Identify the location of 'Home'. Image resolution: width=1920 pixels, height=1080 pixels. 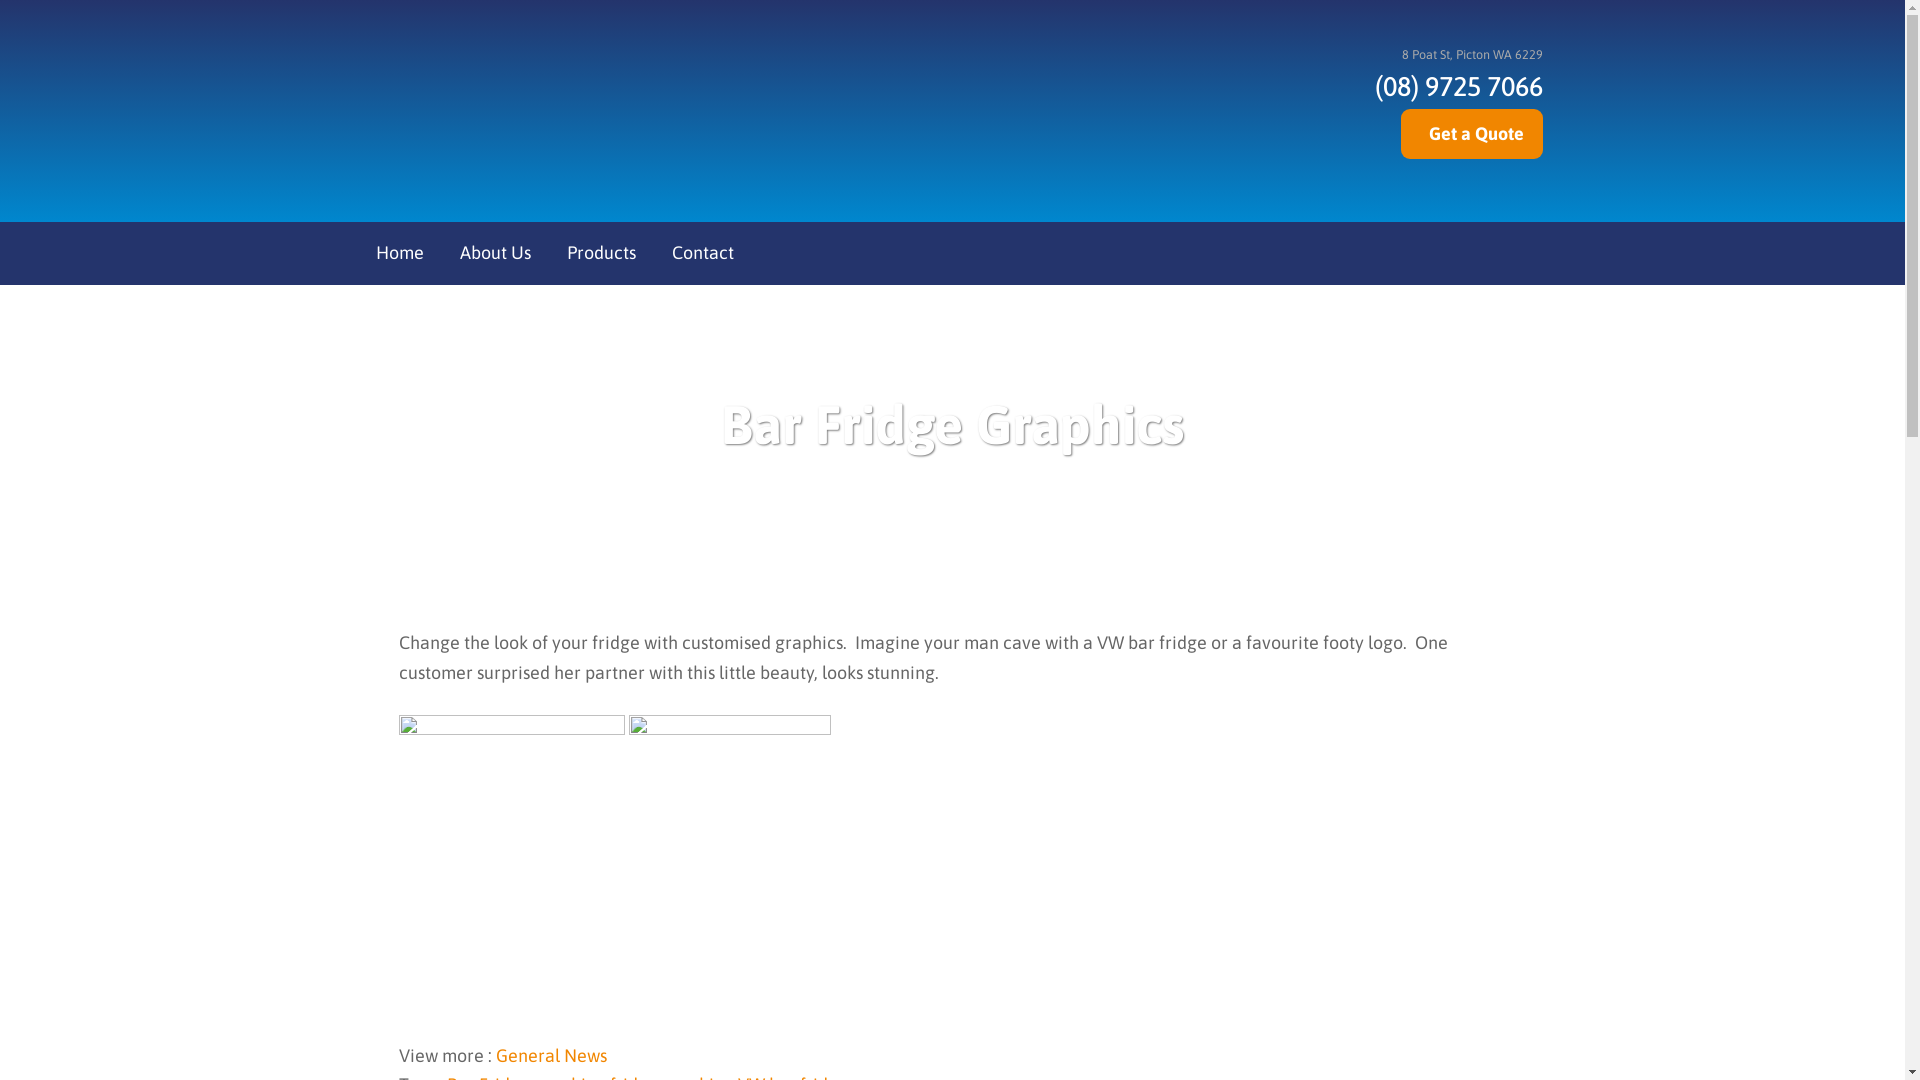
(399, 252).